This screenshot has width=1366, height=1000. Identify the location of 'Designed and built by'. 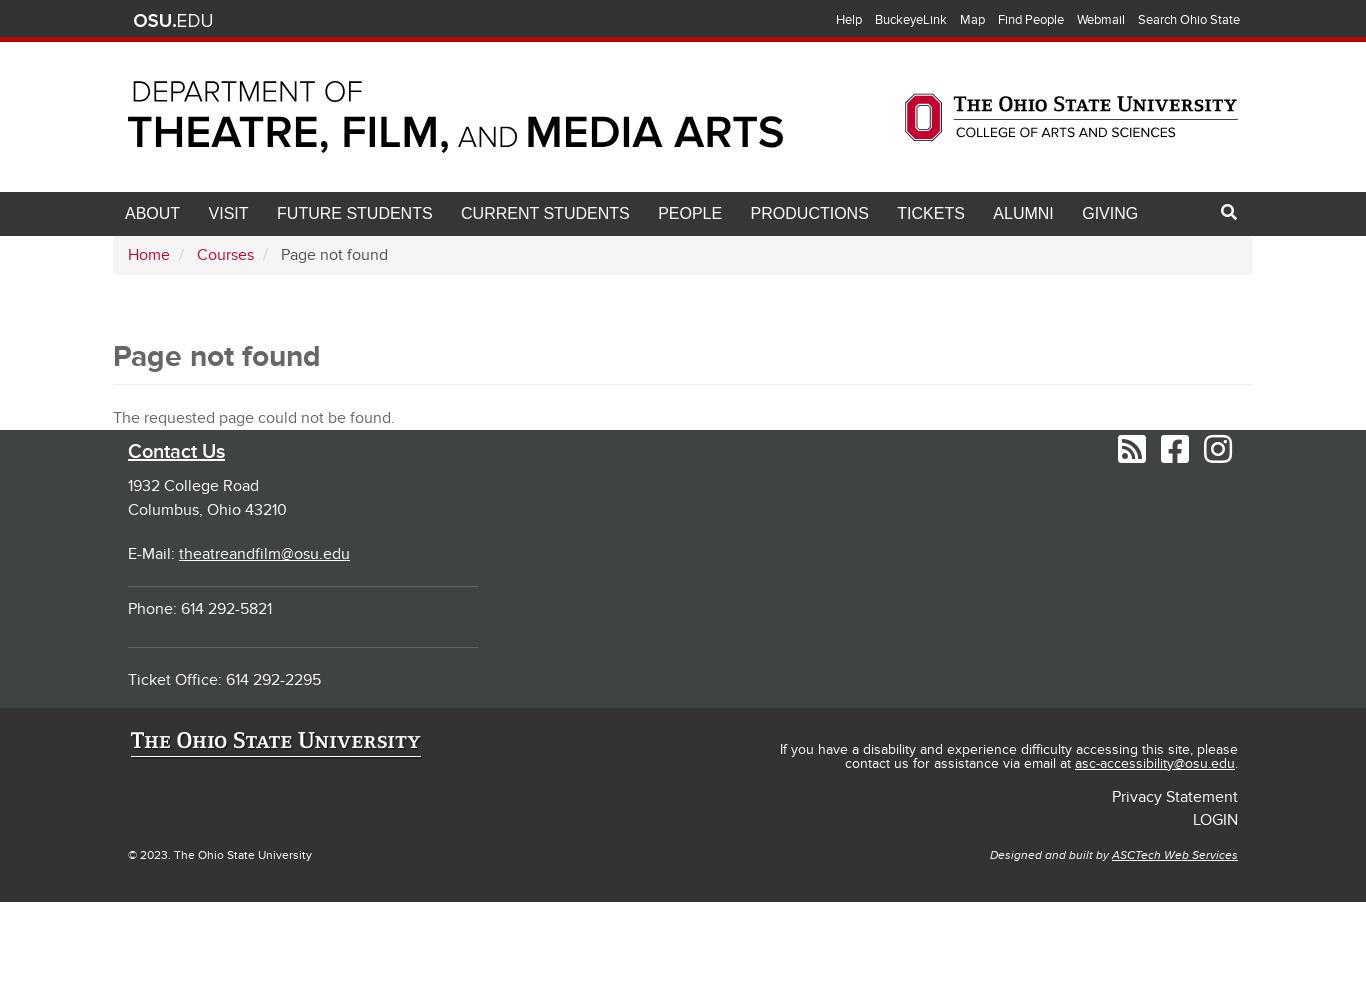
(989, 854).